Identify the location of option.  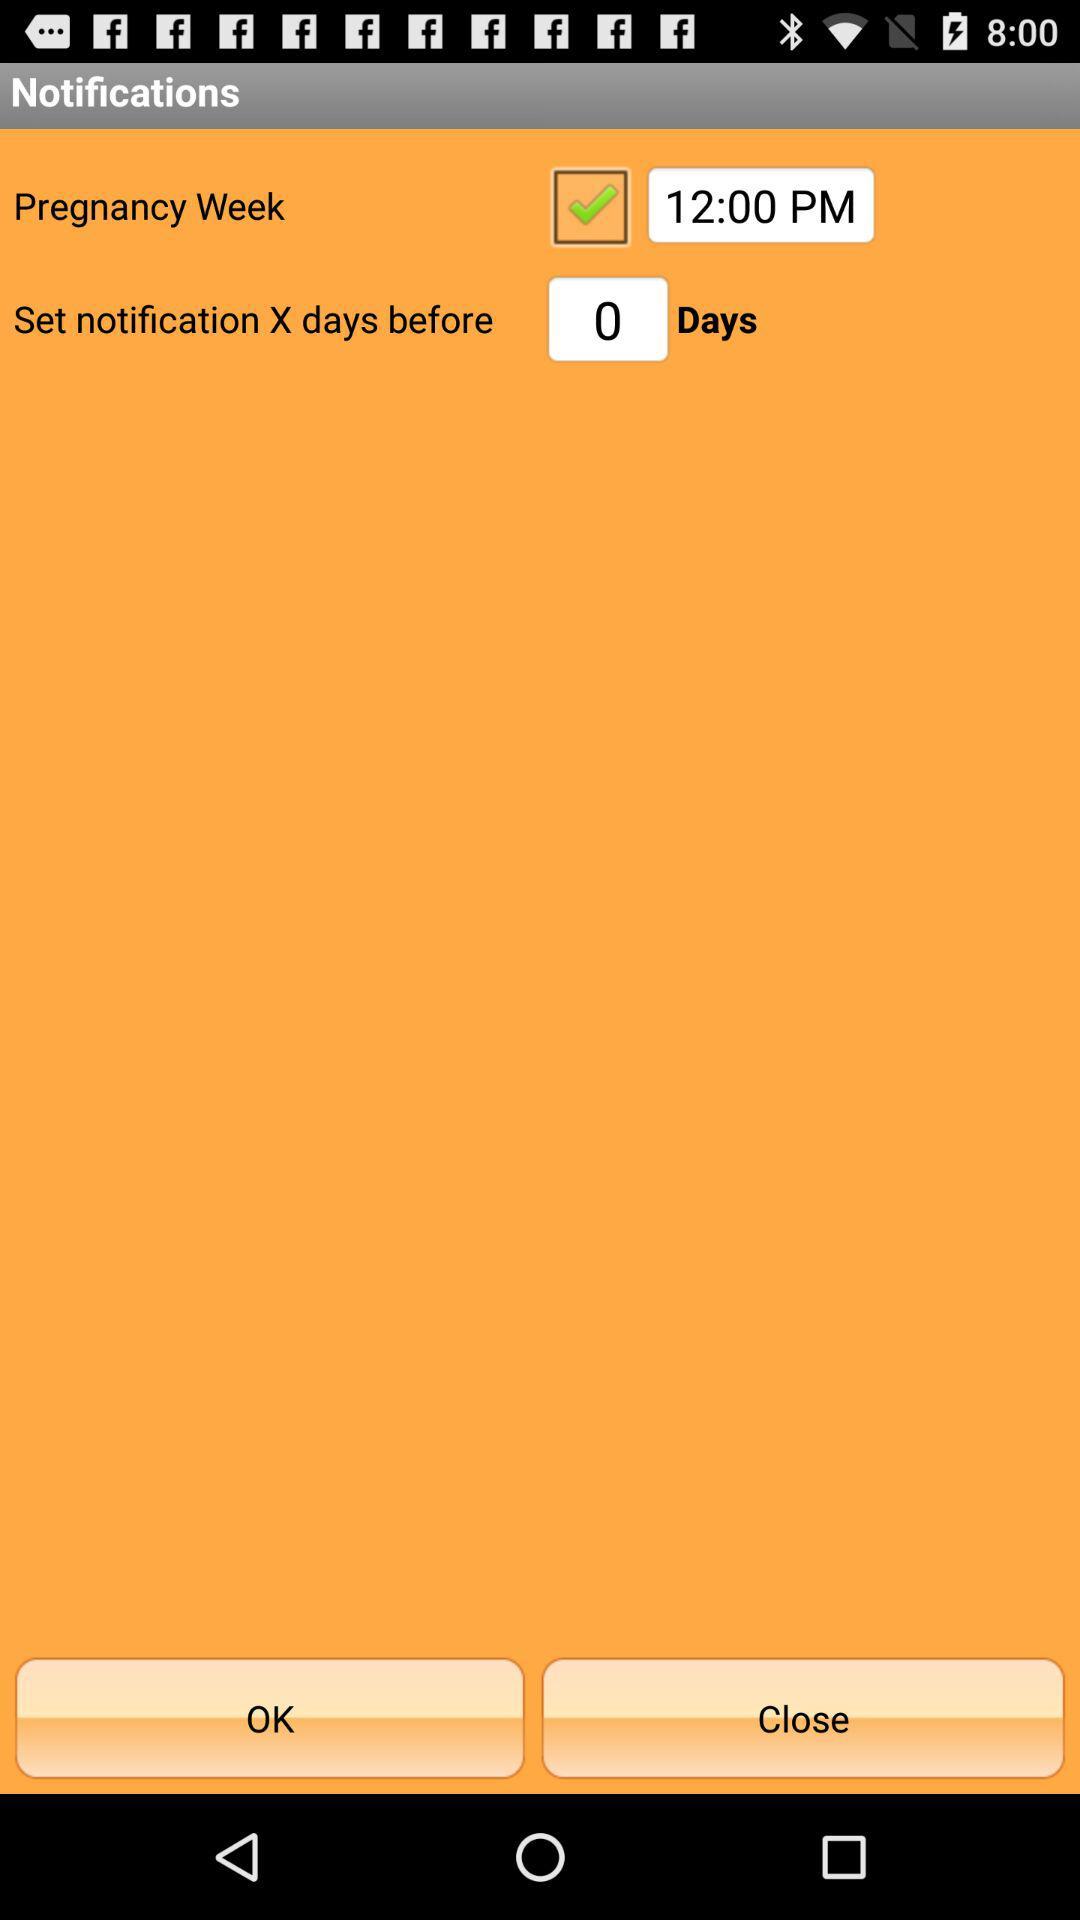
(588, 205).